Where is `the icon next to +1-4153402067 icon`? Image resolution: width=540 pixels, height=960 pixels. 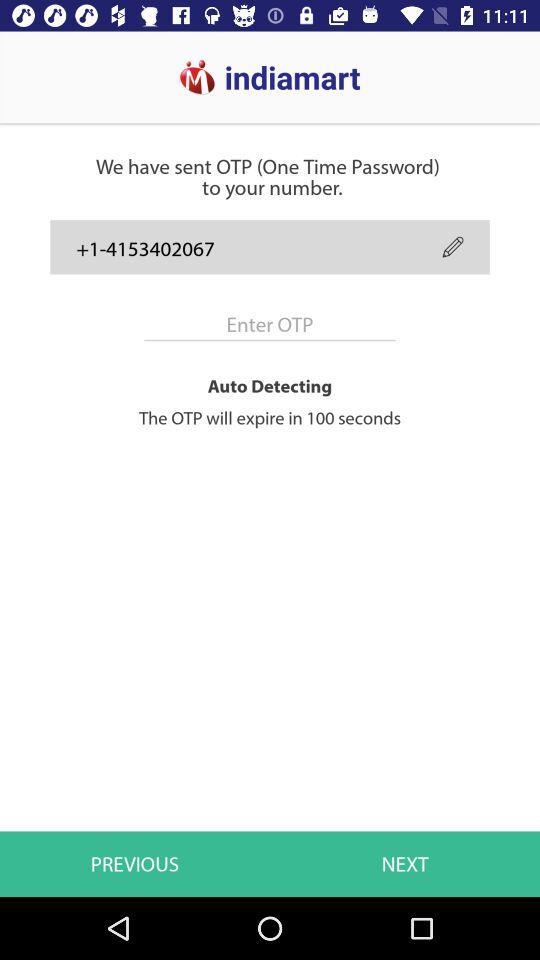 the icon next to +1-4153402067 icon is located at coordinates (453, 246).